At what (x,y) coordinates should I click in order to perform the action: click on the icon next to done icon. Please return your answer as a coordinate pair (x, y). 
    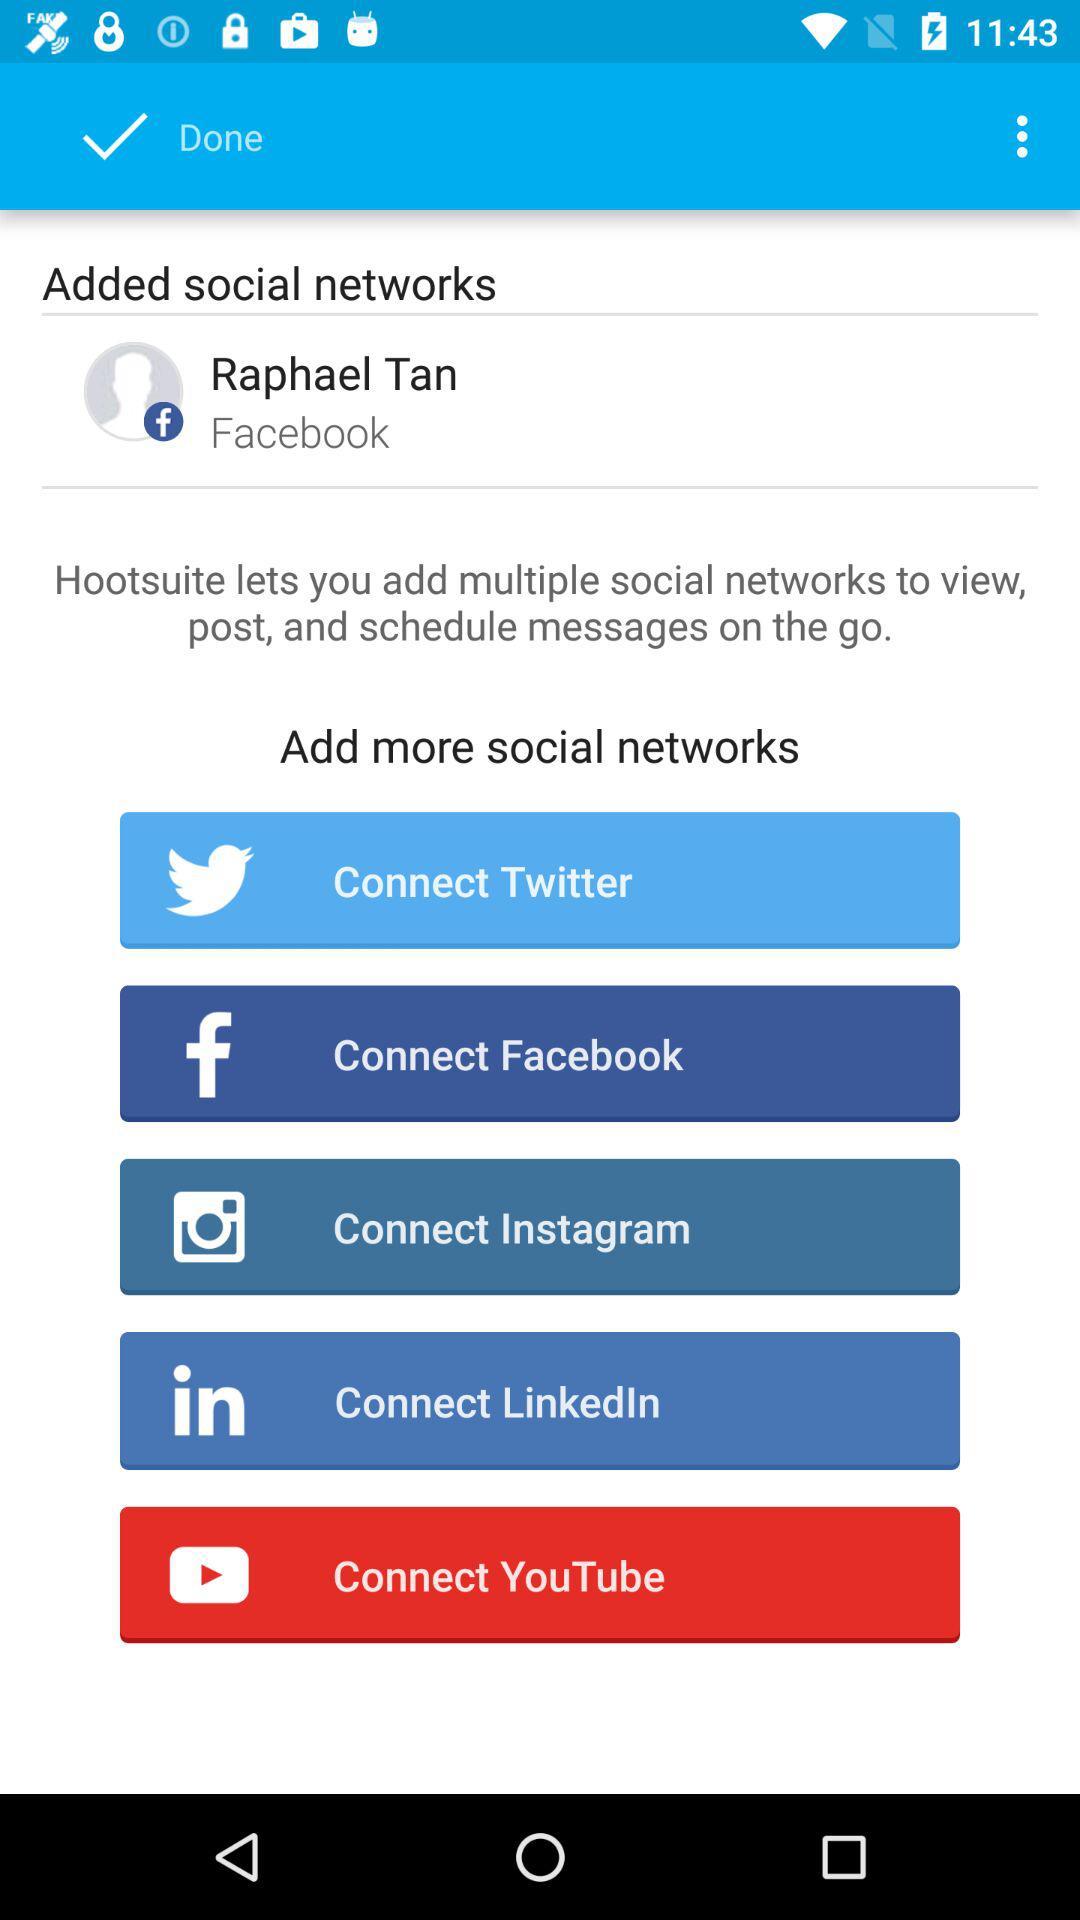
    Looking at the image, I should click on (1027, 135).